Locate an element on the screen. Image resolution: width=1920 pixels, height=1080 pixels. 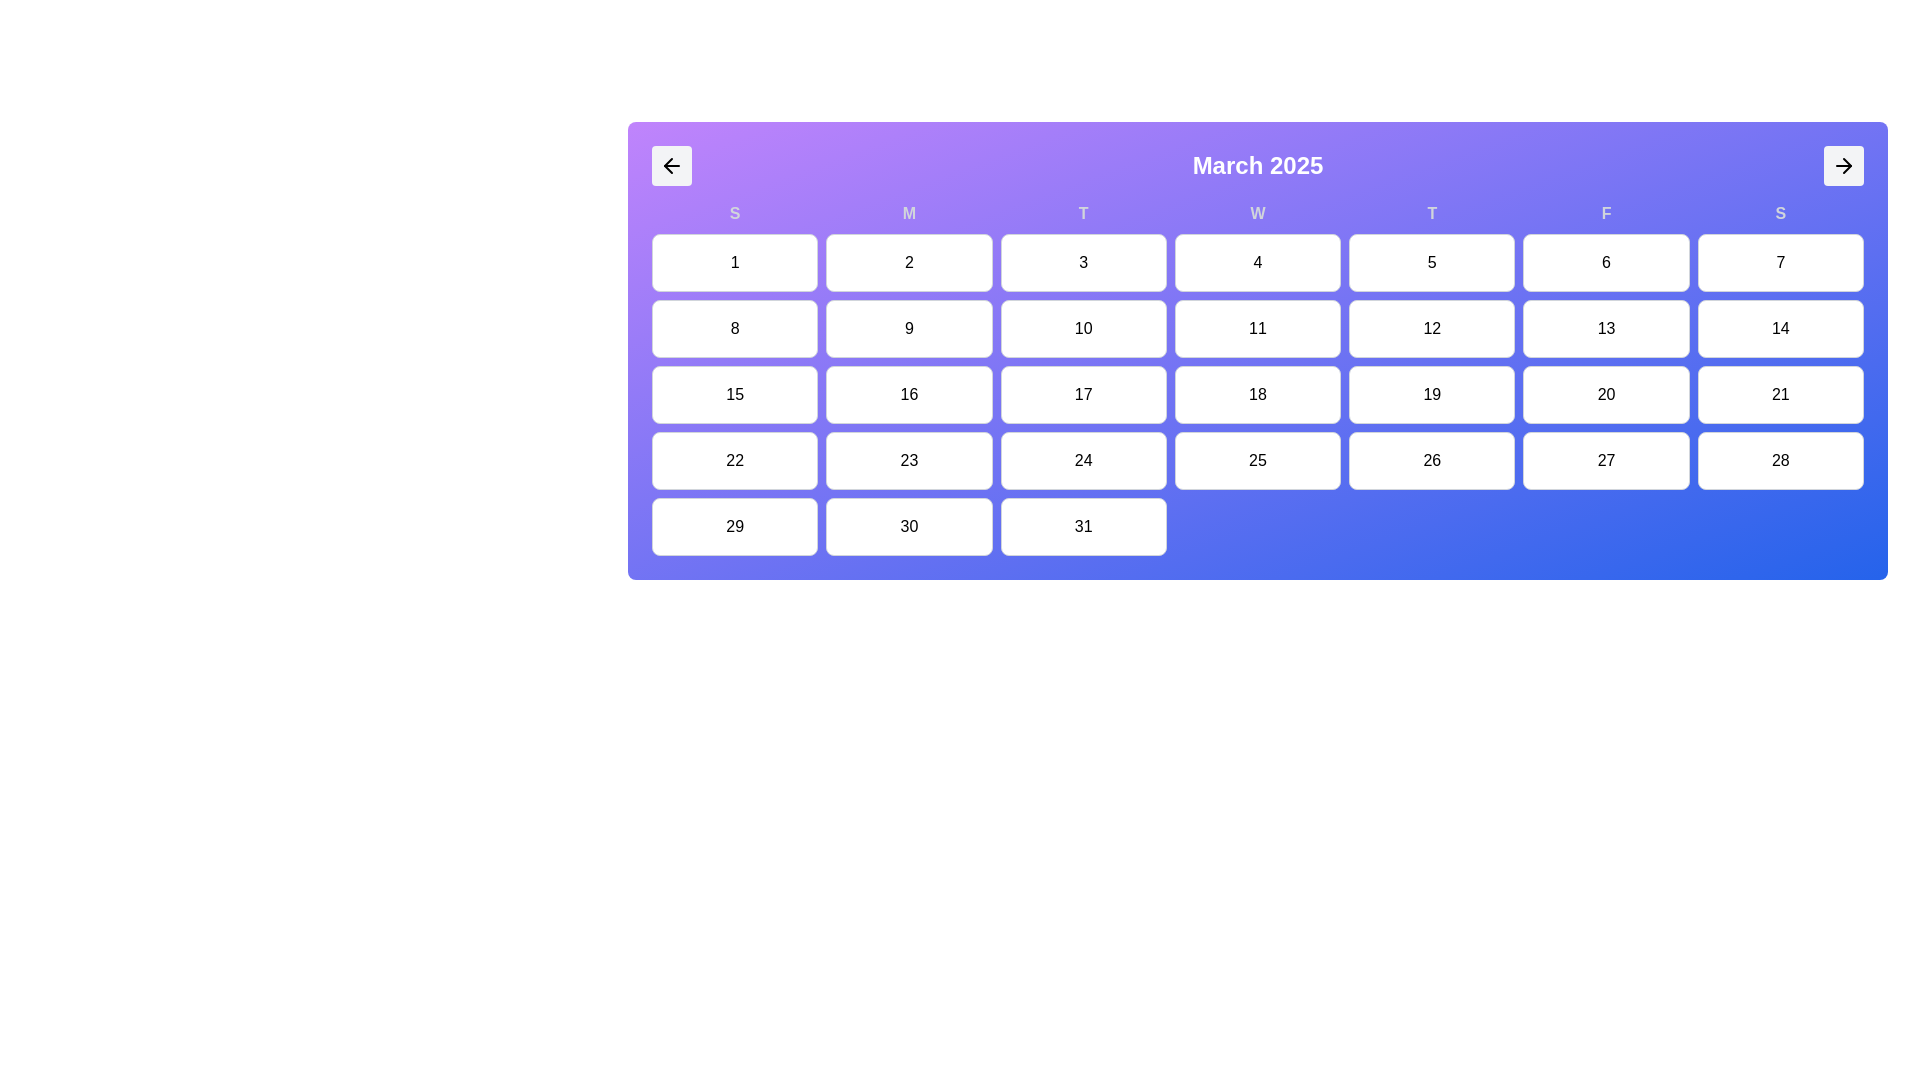
the 'Previous' navigation button located at the leftmost edge of the header section is located at coordinates (672, 164).